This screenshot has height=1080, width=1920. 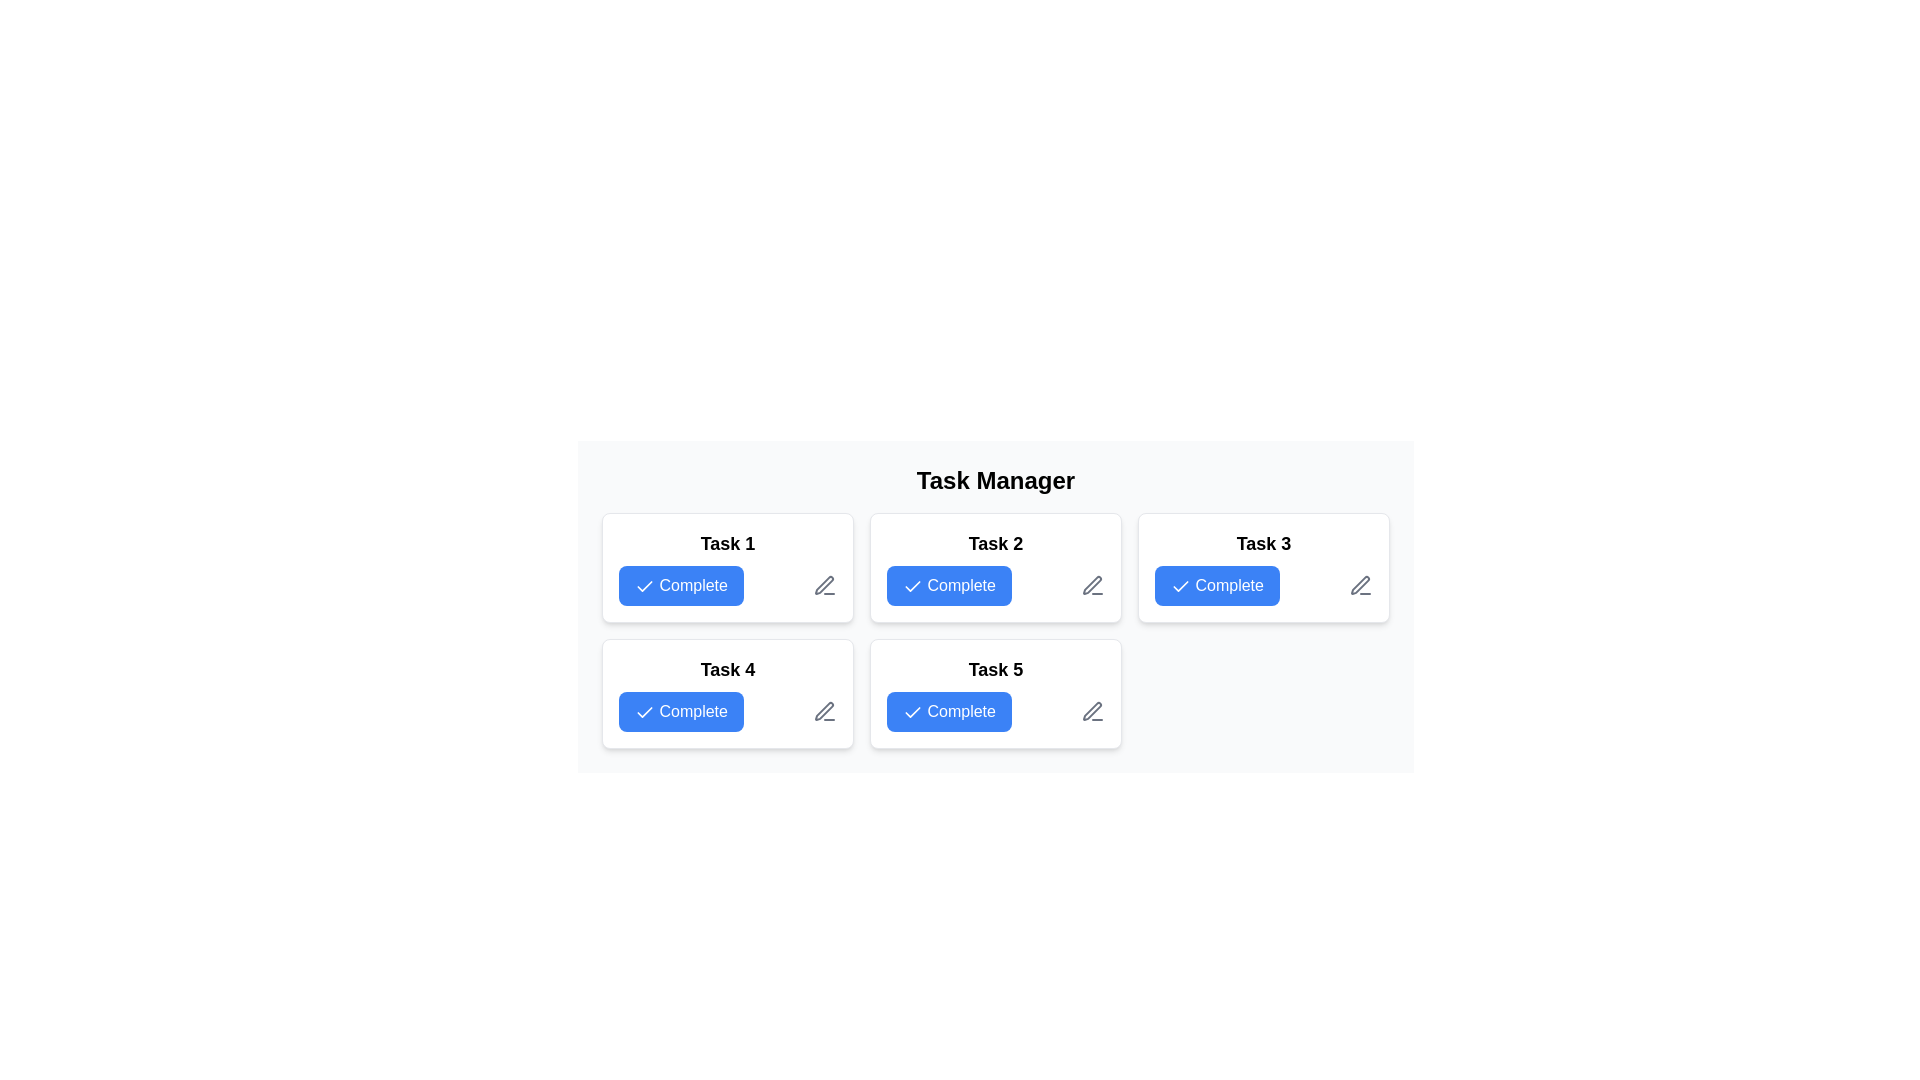 What do you see at coordinates (727, 711) in the screenshot?
I see `the button located at the bottom-center of the 'Task 4' section to mark the associated task as complete` at bounding box center [727, 711].